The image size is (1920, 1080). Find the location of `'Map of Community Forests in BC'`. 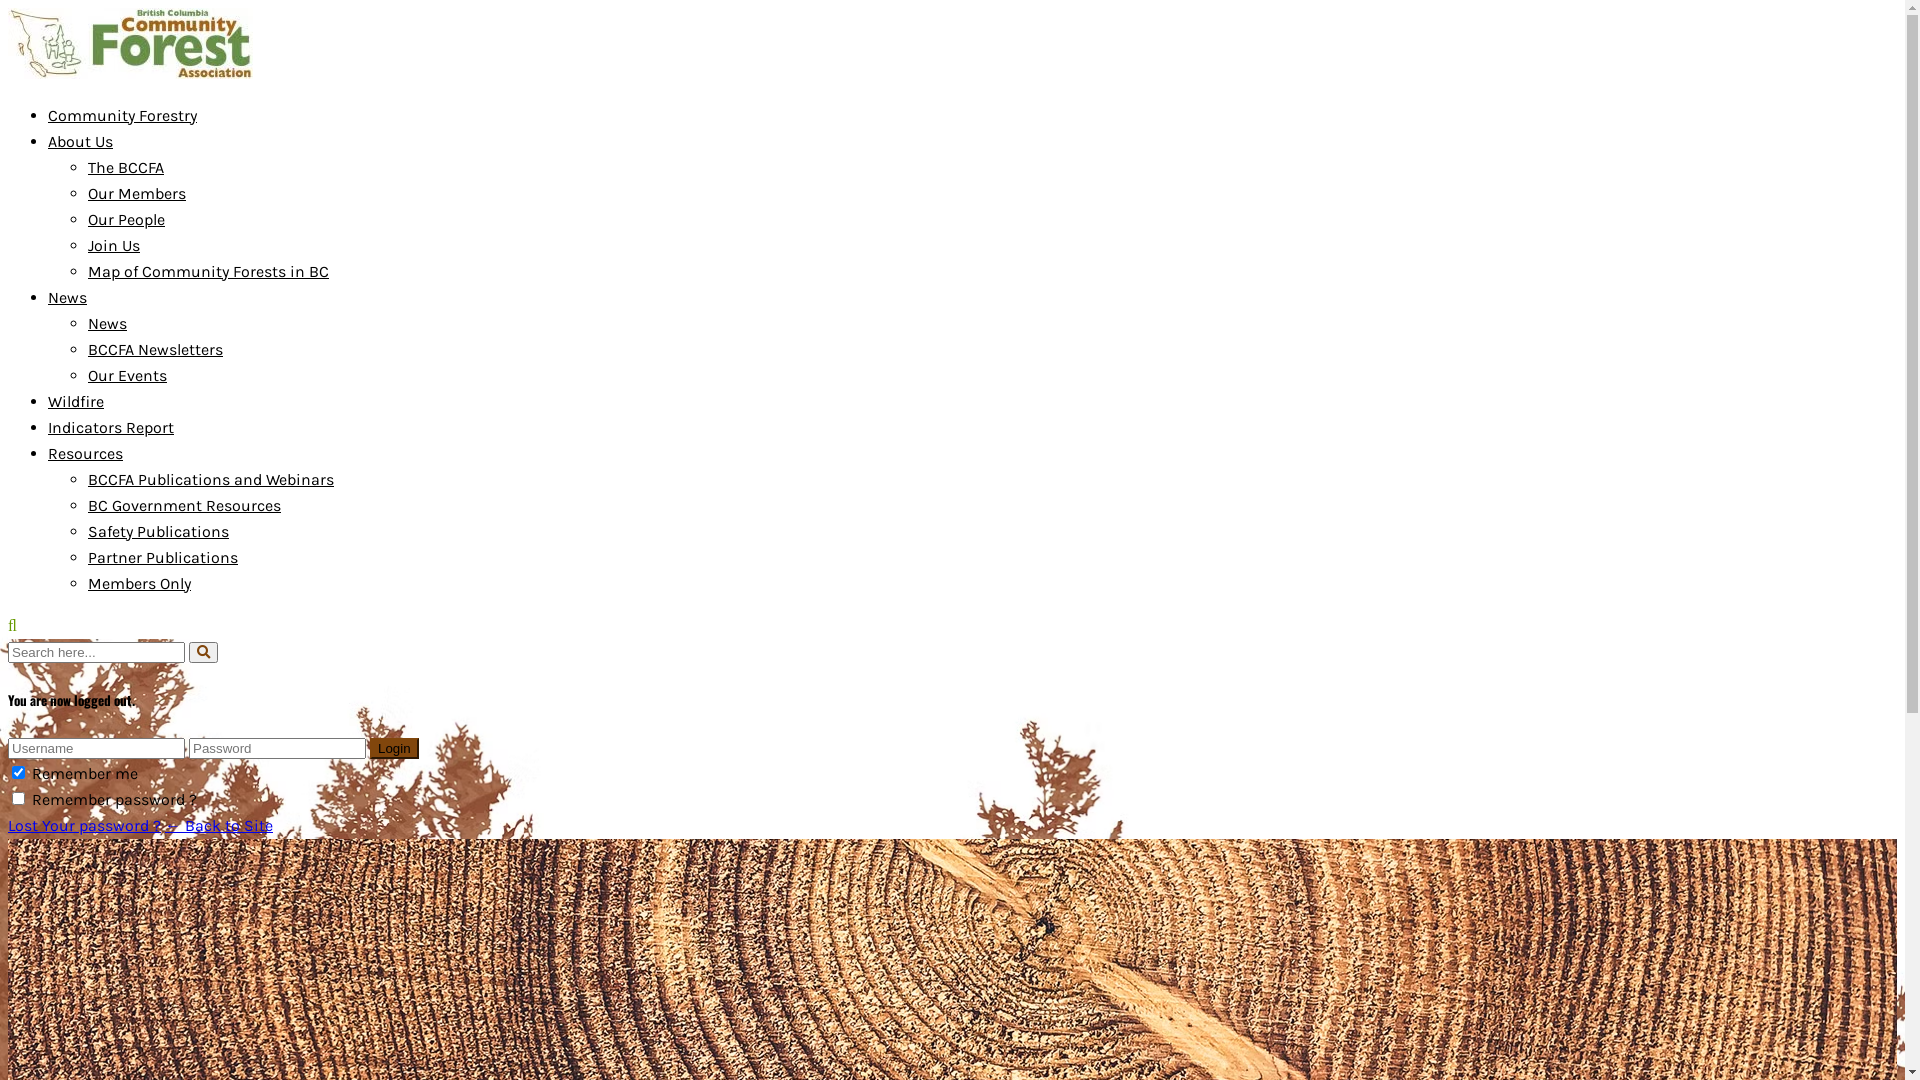

'Map of Community Forests in BC' is located at coordinates (208, 271).